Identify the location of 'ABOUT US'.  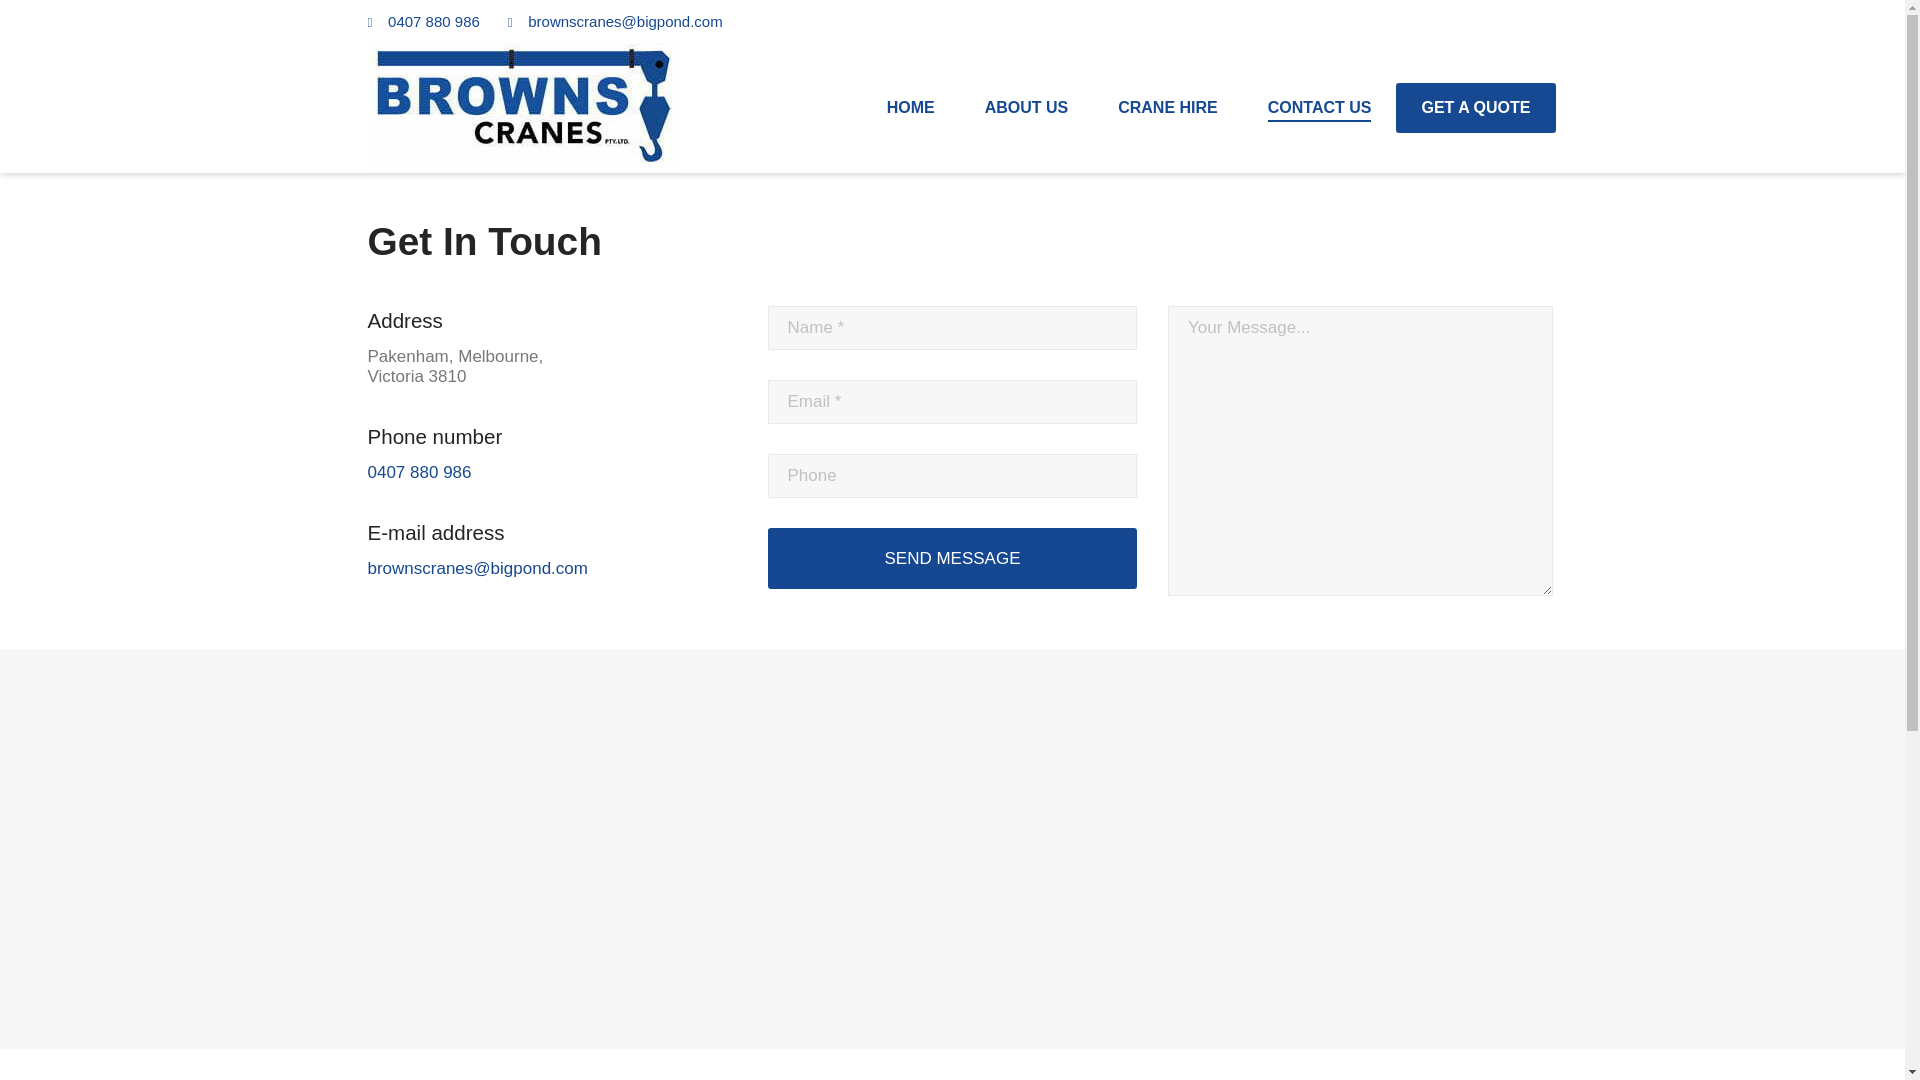
(1027, 108).